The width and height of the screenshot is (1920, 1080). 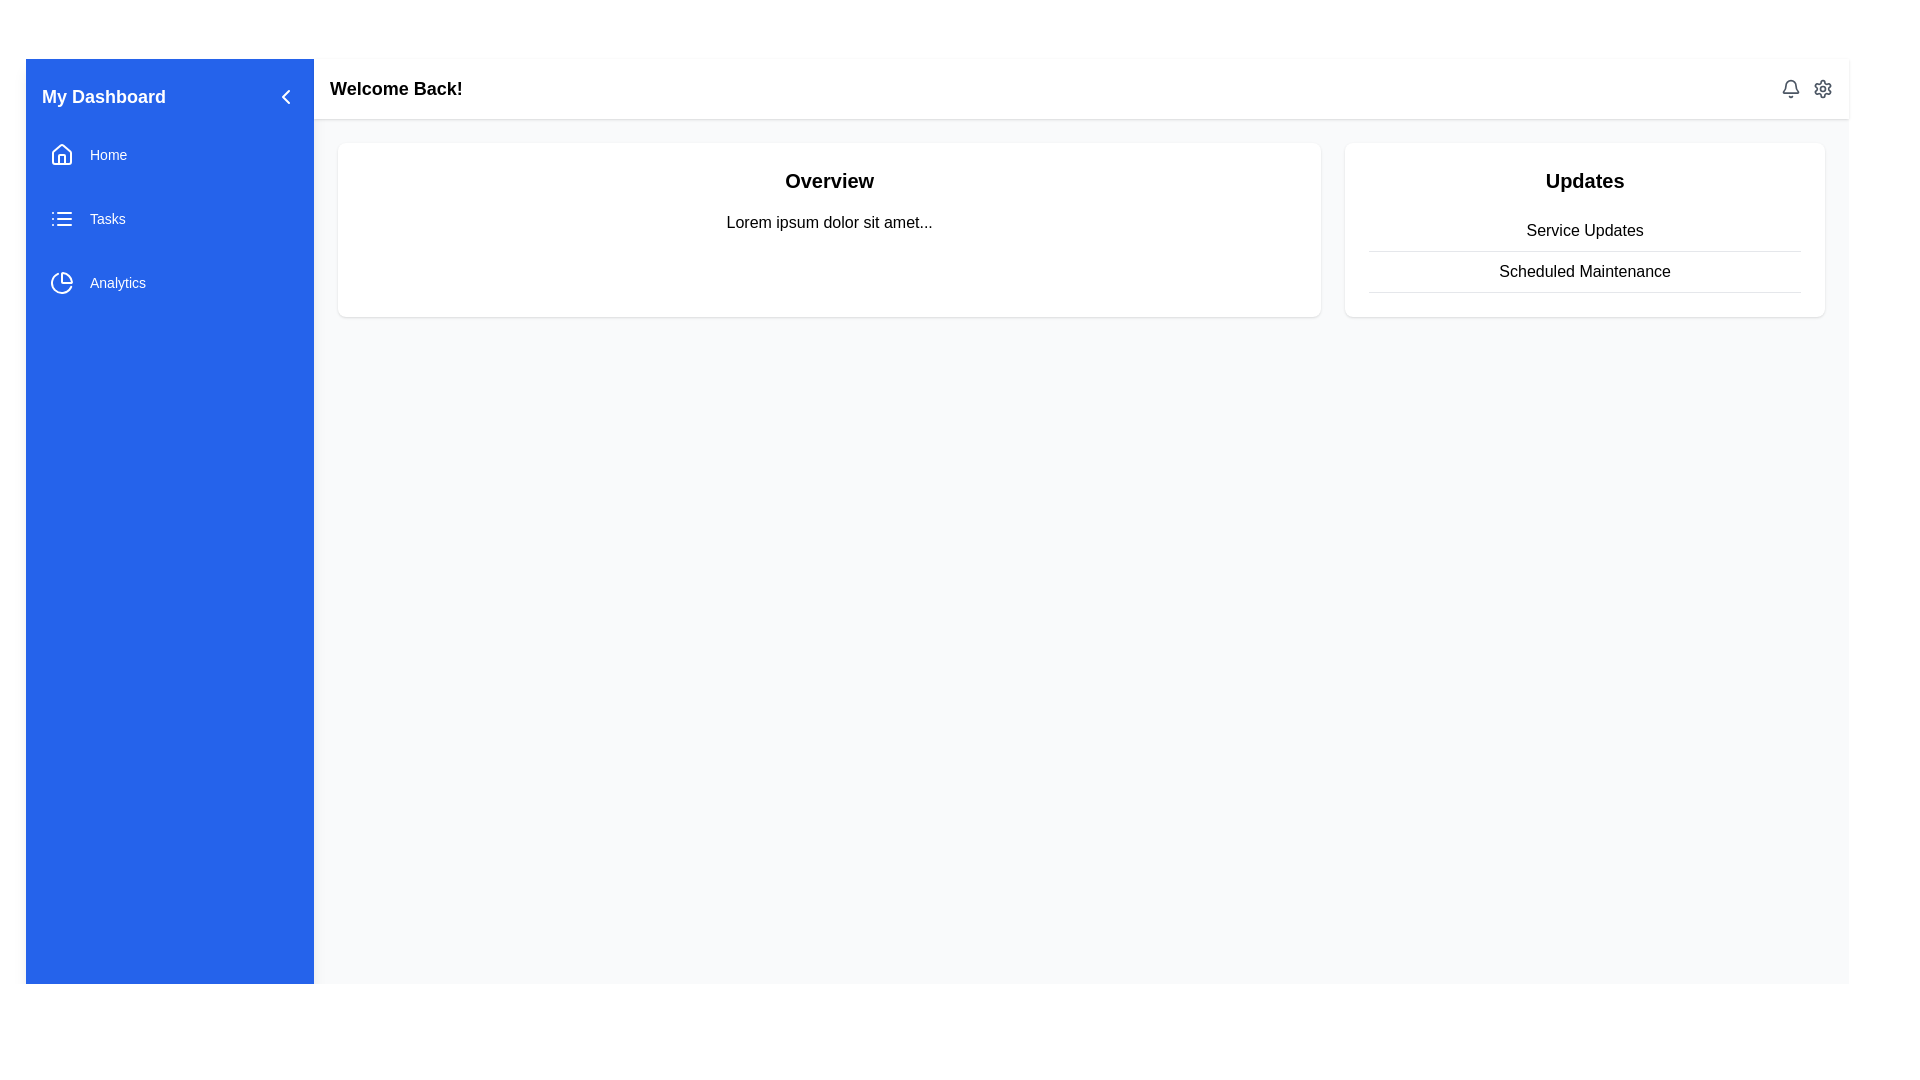 I want to click on the 'Tasks' icon located in the left-side navigation panel, so click(x=62, y=219).